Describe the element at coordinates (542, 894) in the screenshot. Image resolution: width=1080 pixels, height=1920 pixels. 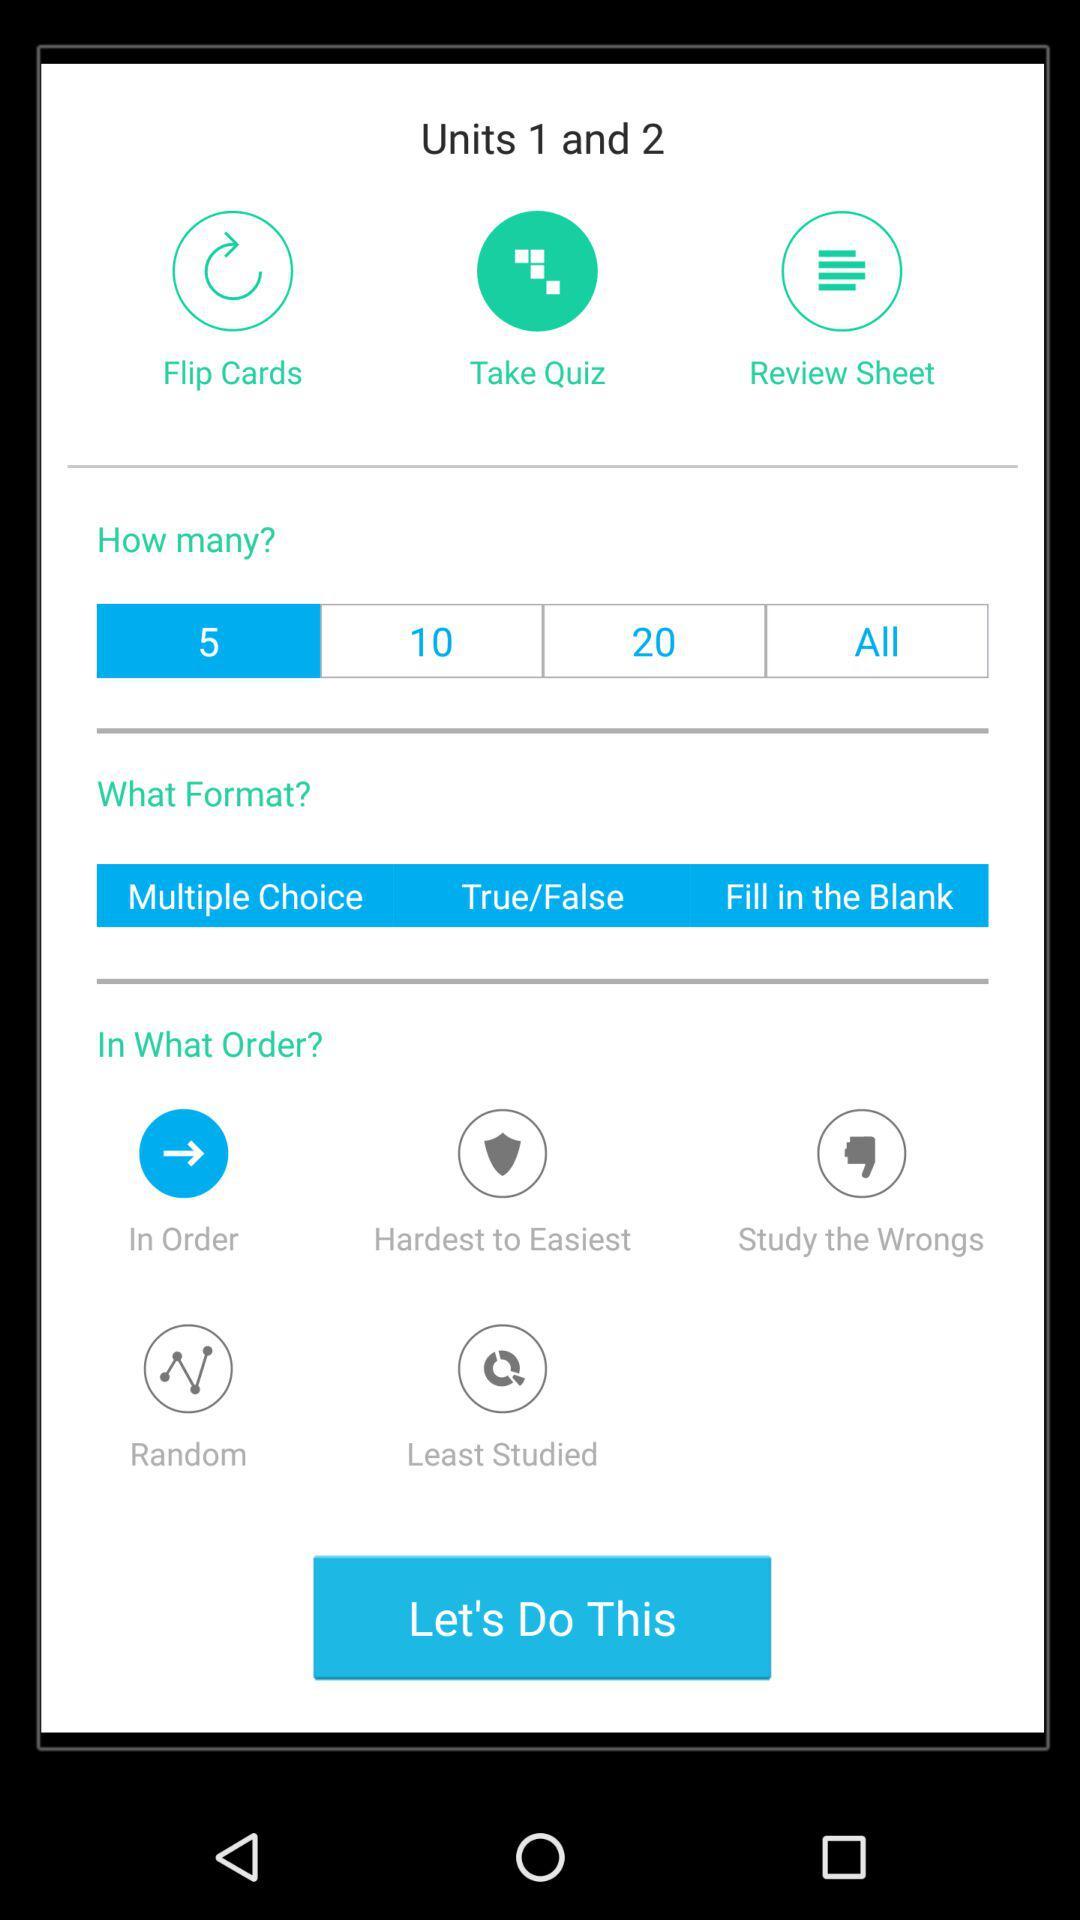
I see `the true/false item` at that location.